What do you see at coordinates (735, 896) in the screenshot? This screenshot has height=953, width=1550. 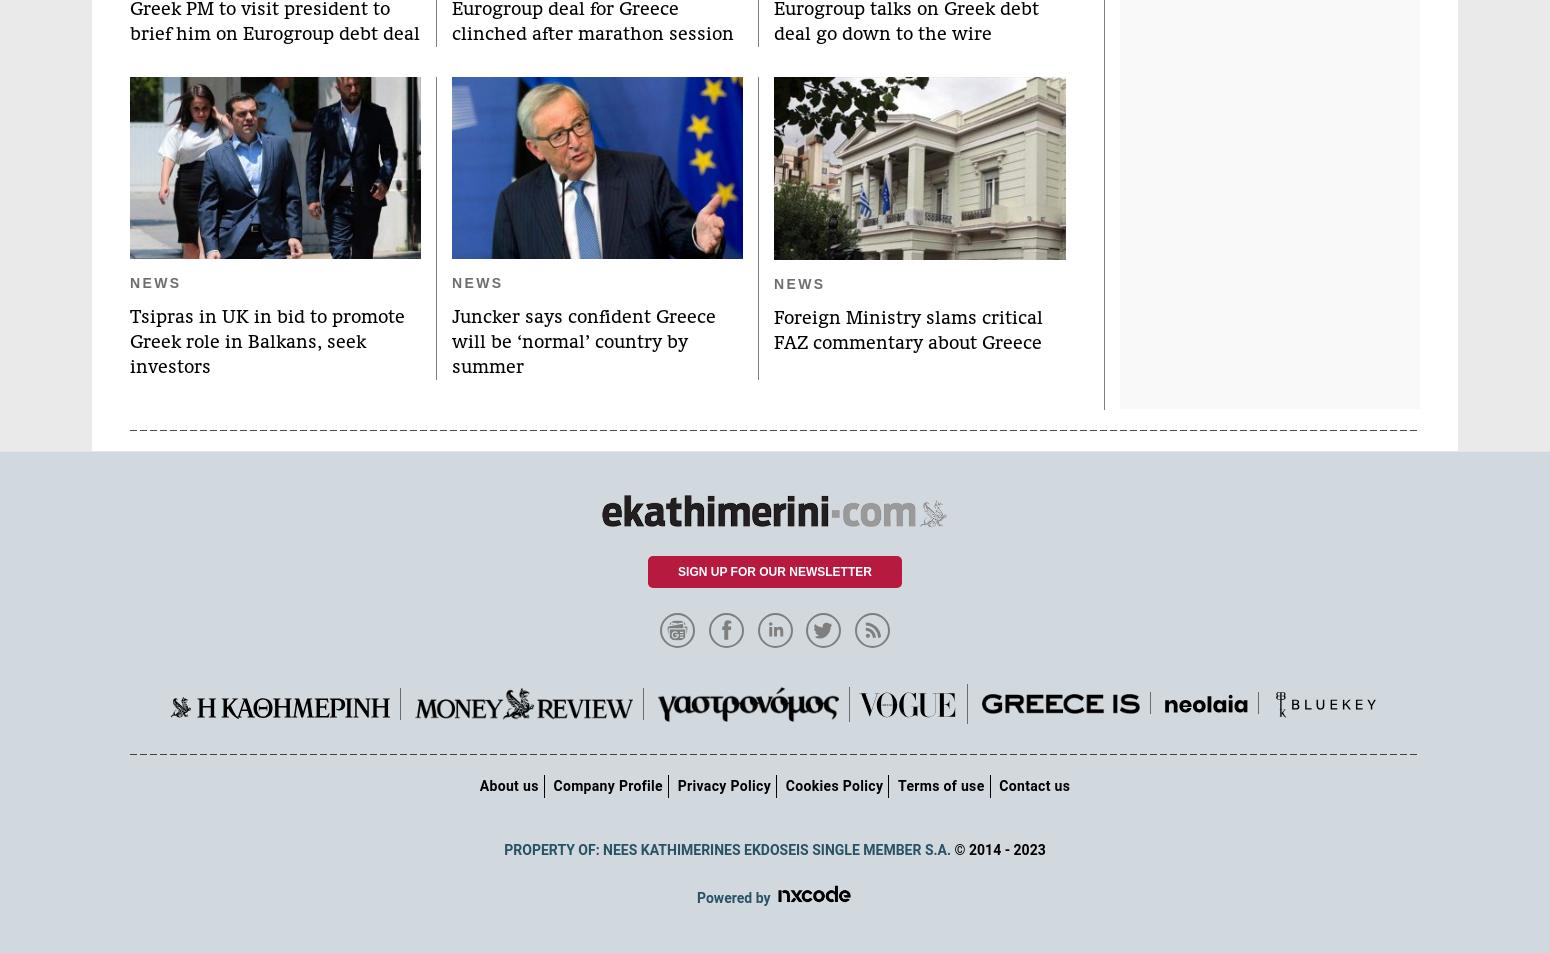 I see `'Powered
                by'` at bounding box center [735, 896].